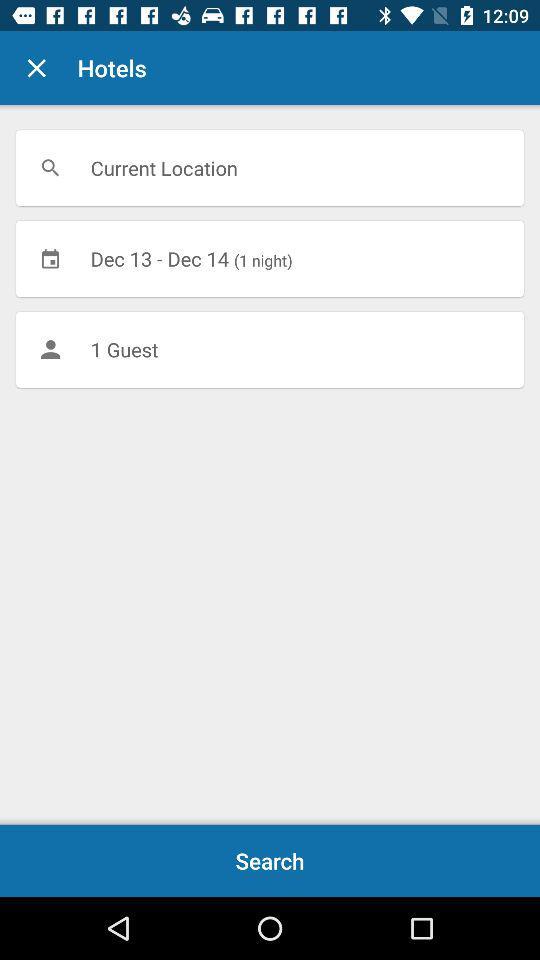 The image size is (540, 960). Describe the element at coordinates (36, 68) in the screenshot. I see `the icon next to hotels` at that location.